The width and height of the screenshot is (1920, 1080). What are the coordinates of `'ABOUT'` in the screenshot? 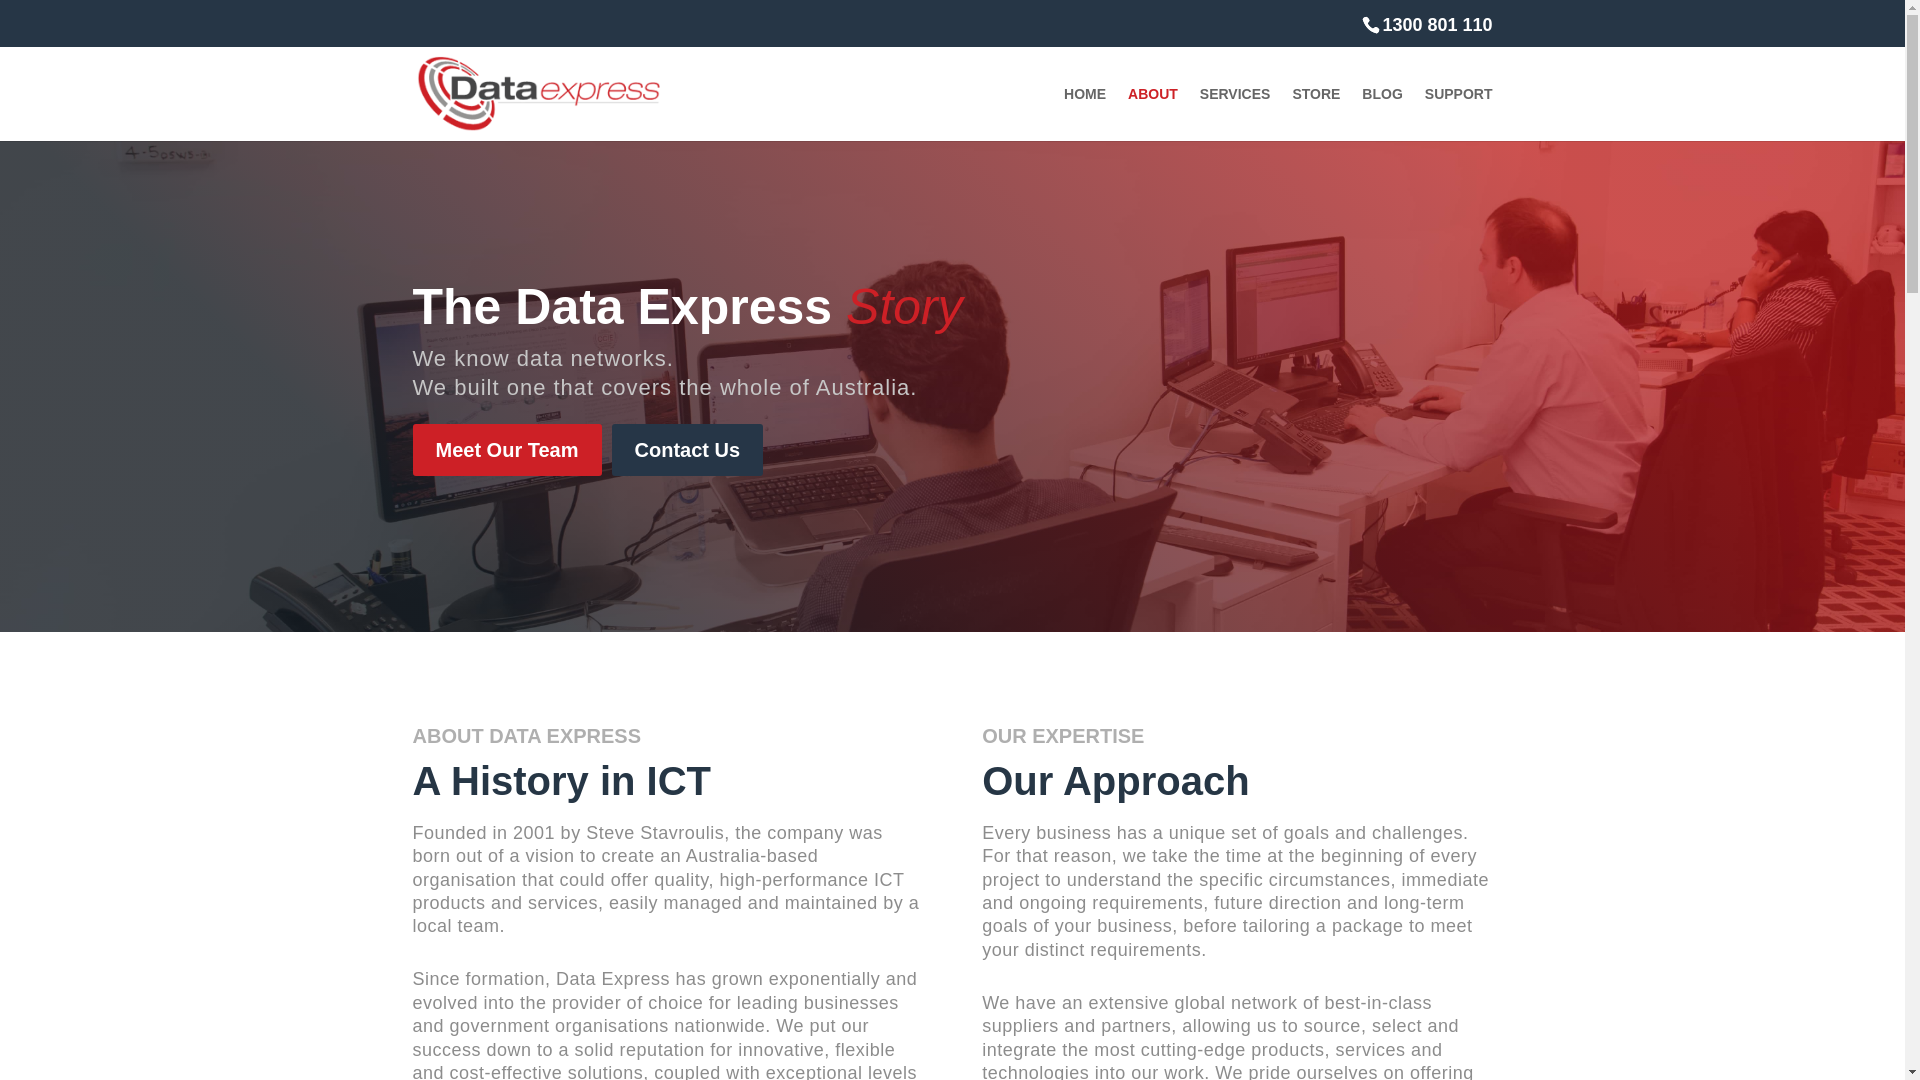 It's located at (1128, 114).